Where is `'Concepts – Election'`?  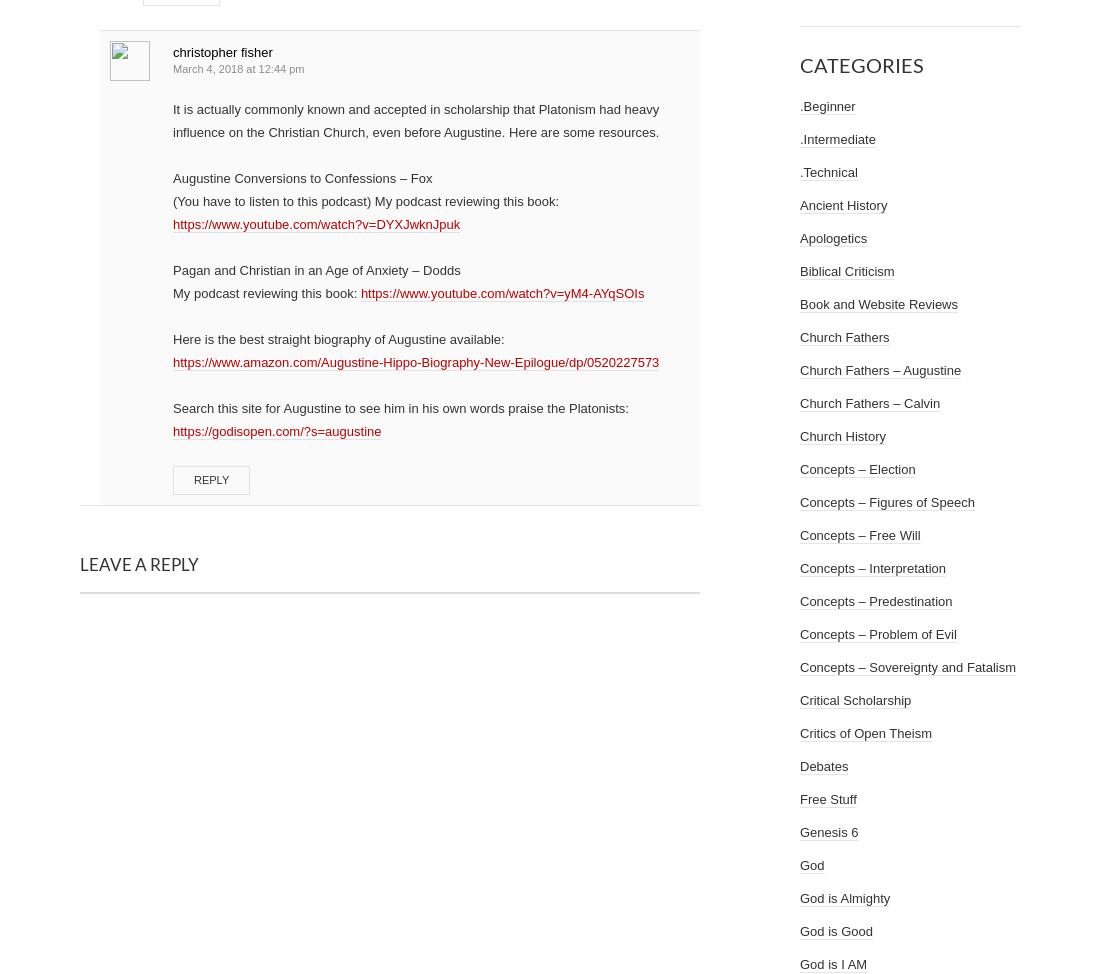 'Concepts – Election' is located at coordinates (856, 468).